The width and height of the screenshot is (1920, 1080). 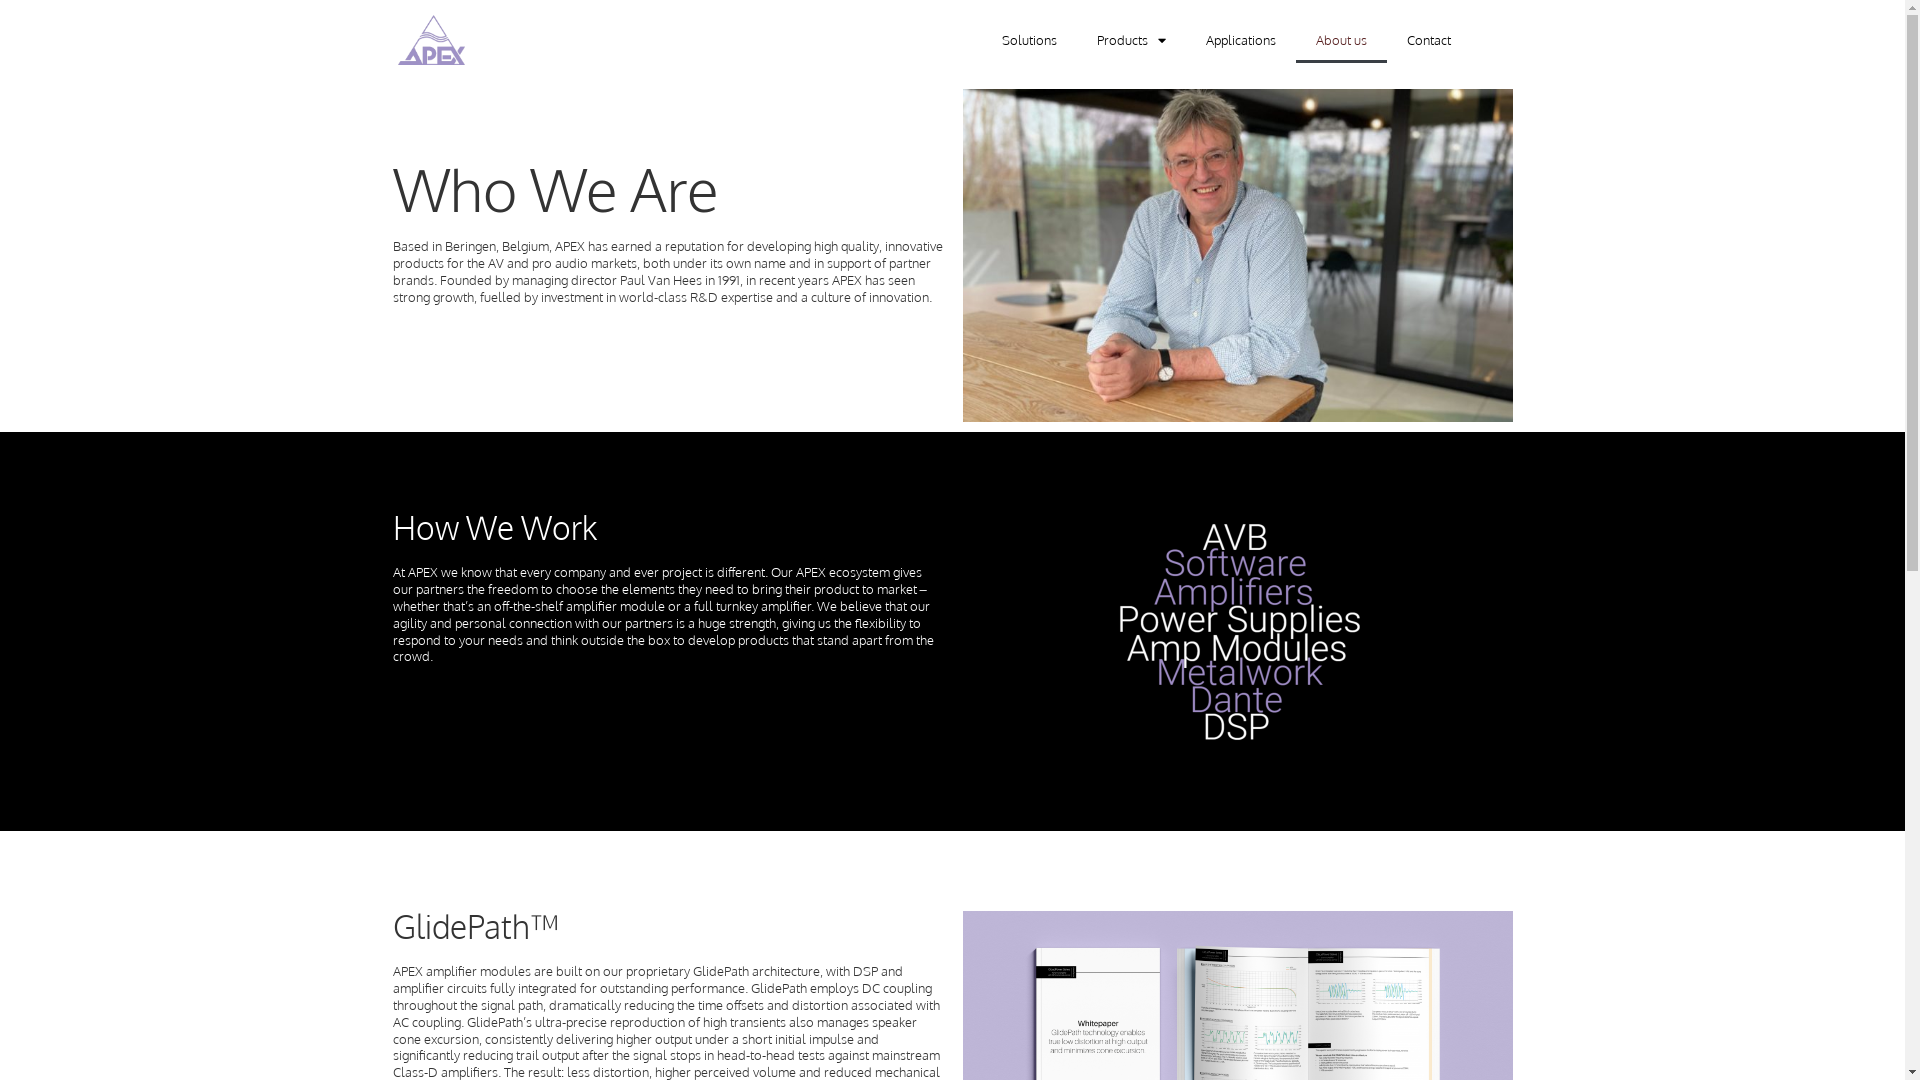 What do you see at coordinates (1185, 39) in the screenshot?
I see `'Applications'` at bounding box center [1185, 39].